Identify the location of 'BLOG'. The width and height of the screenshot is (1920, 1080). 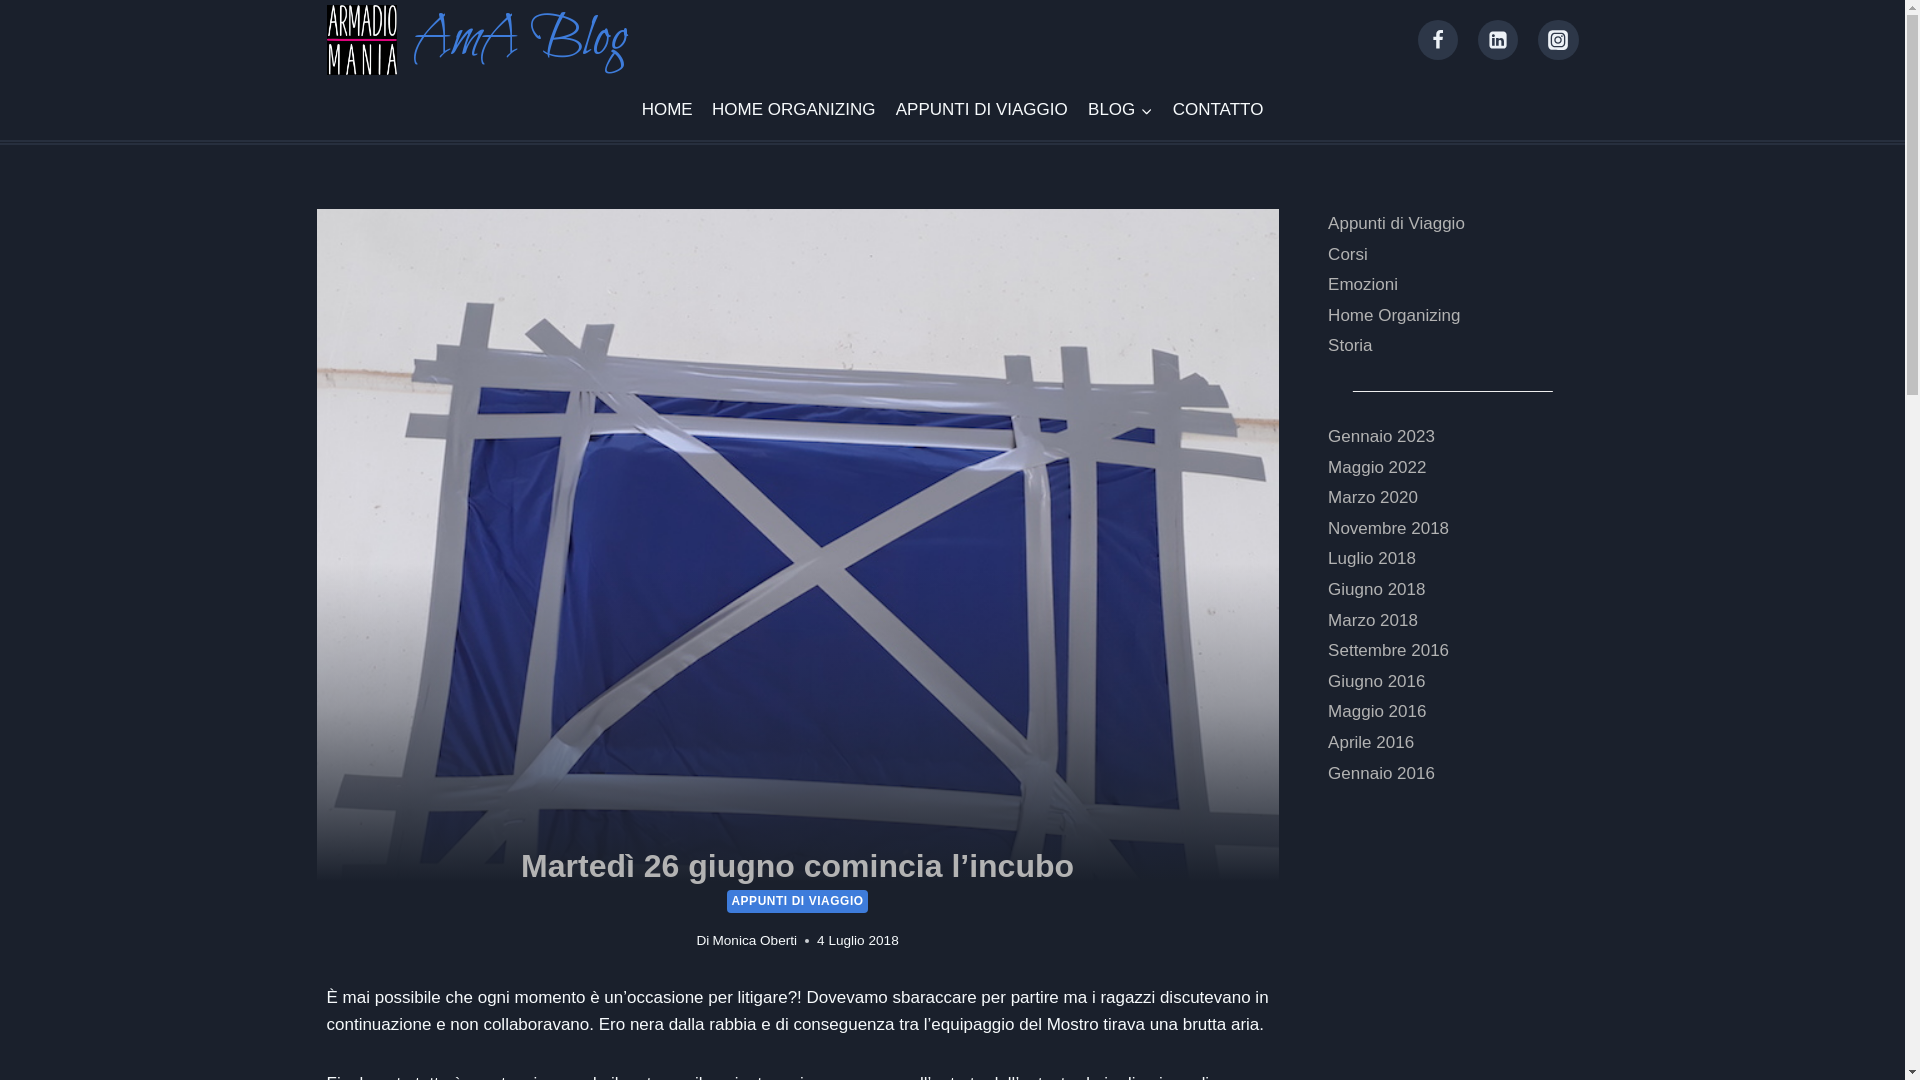
(1077, 110).